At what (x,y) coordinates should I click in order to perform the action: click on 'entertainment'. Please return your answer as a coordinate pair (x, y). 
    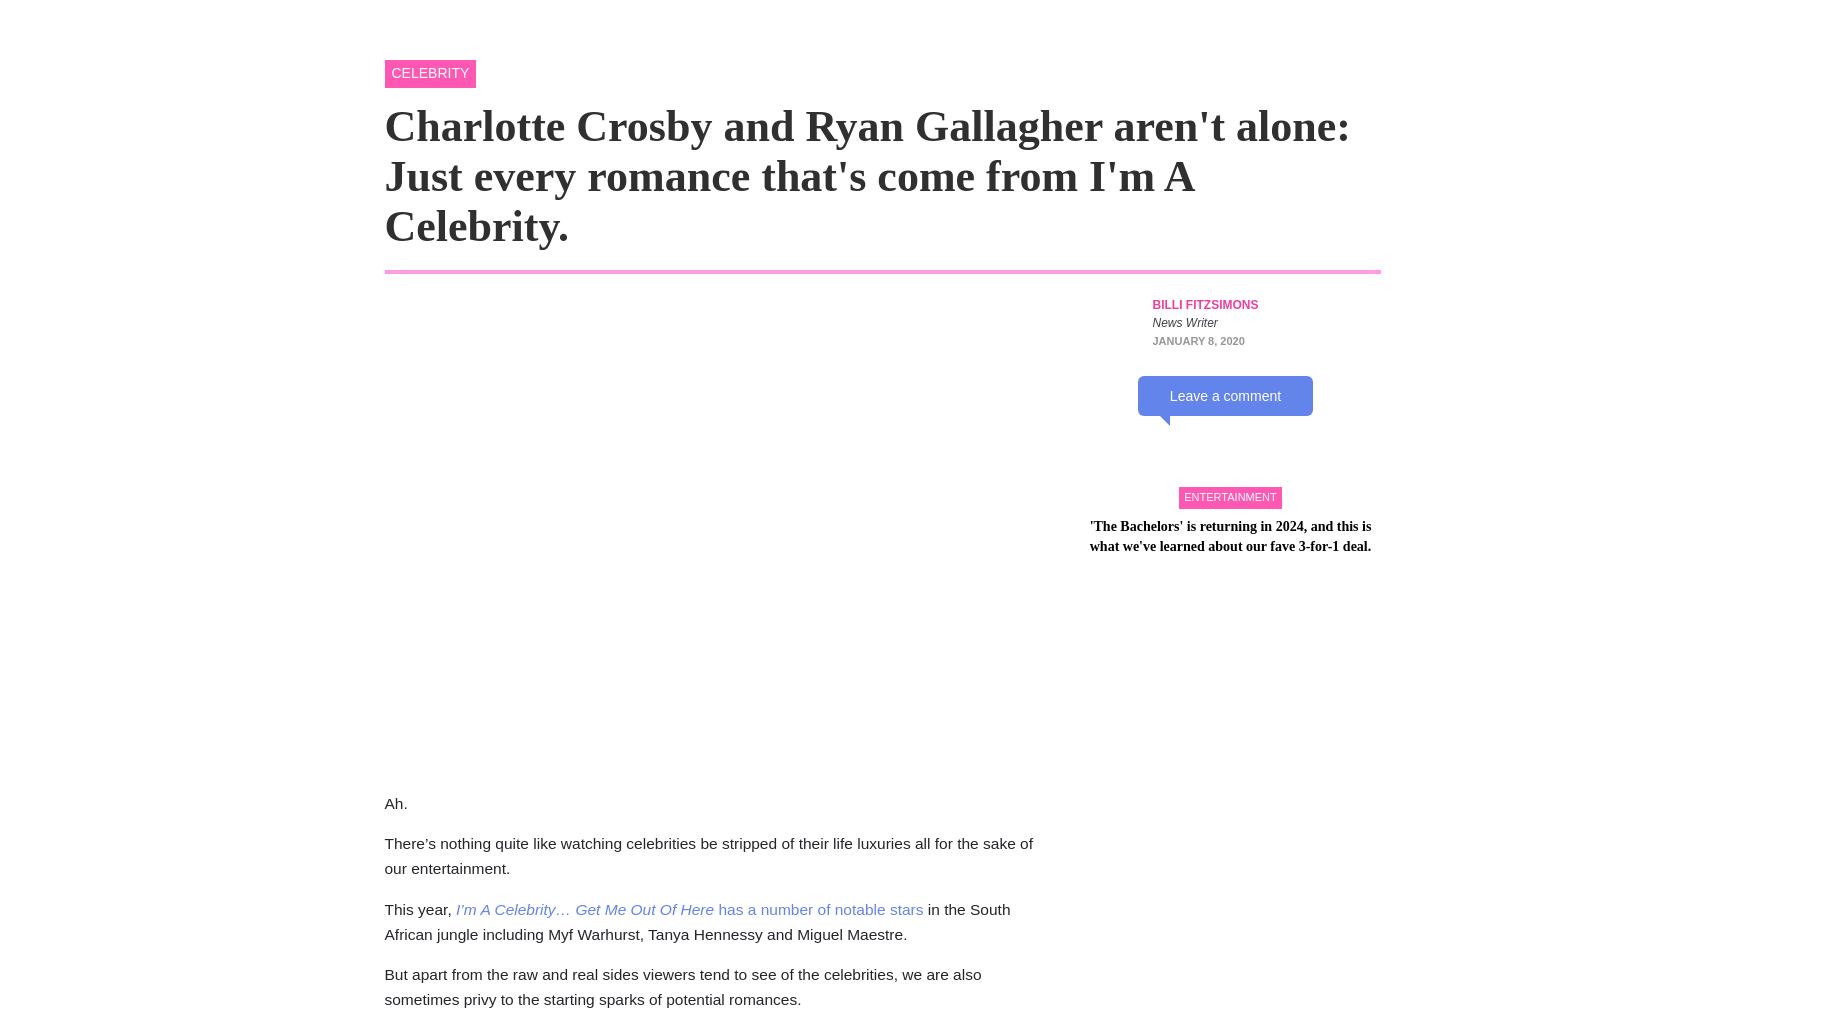
    Looking at the image, I should click on (1230, 671).